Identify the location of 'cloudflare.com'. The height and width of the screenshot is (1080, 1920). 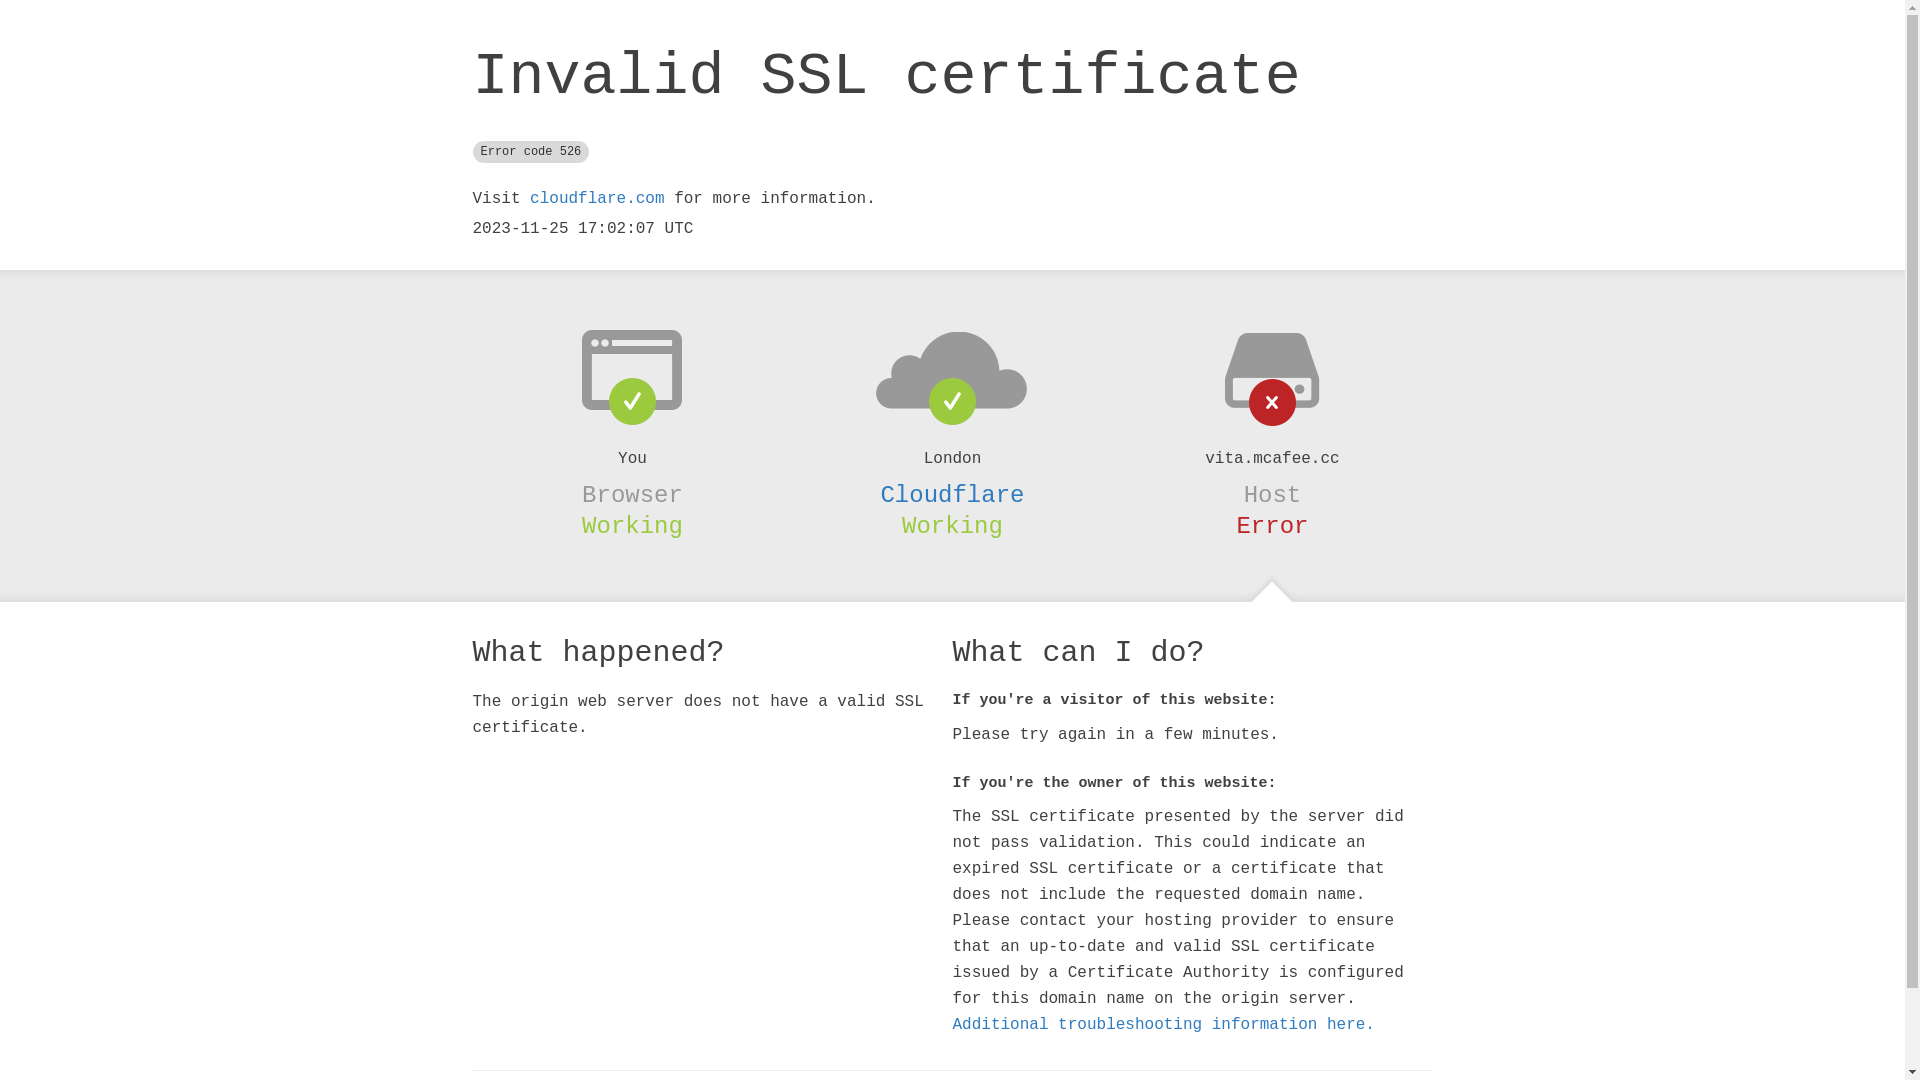
(595, 199).